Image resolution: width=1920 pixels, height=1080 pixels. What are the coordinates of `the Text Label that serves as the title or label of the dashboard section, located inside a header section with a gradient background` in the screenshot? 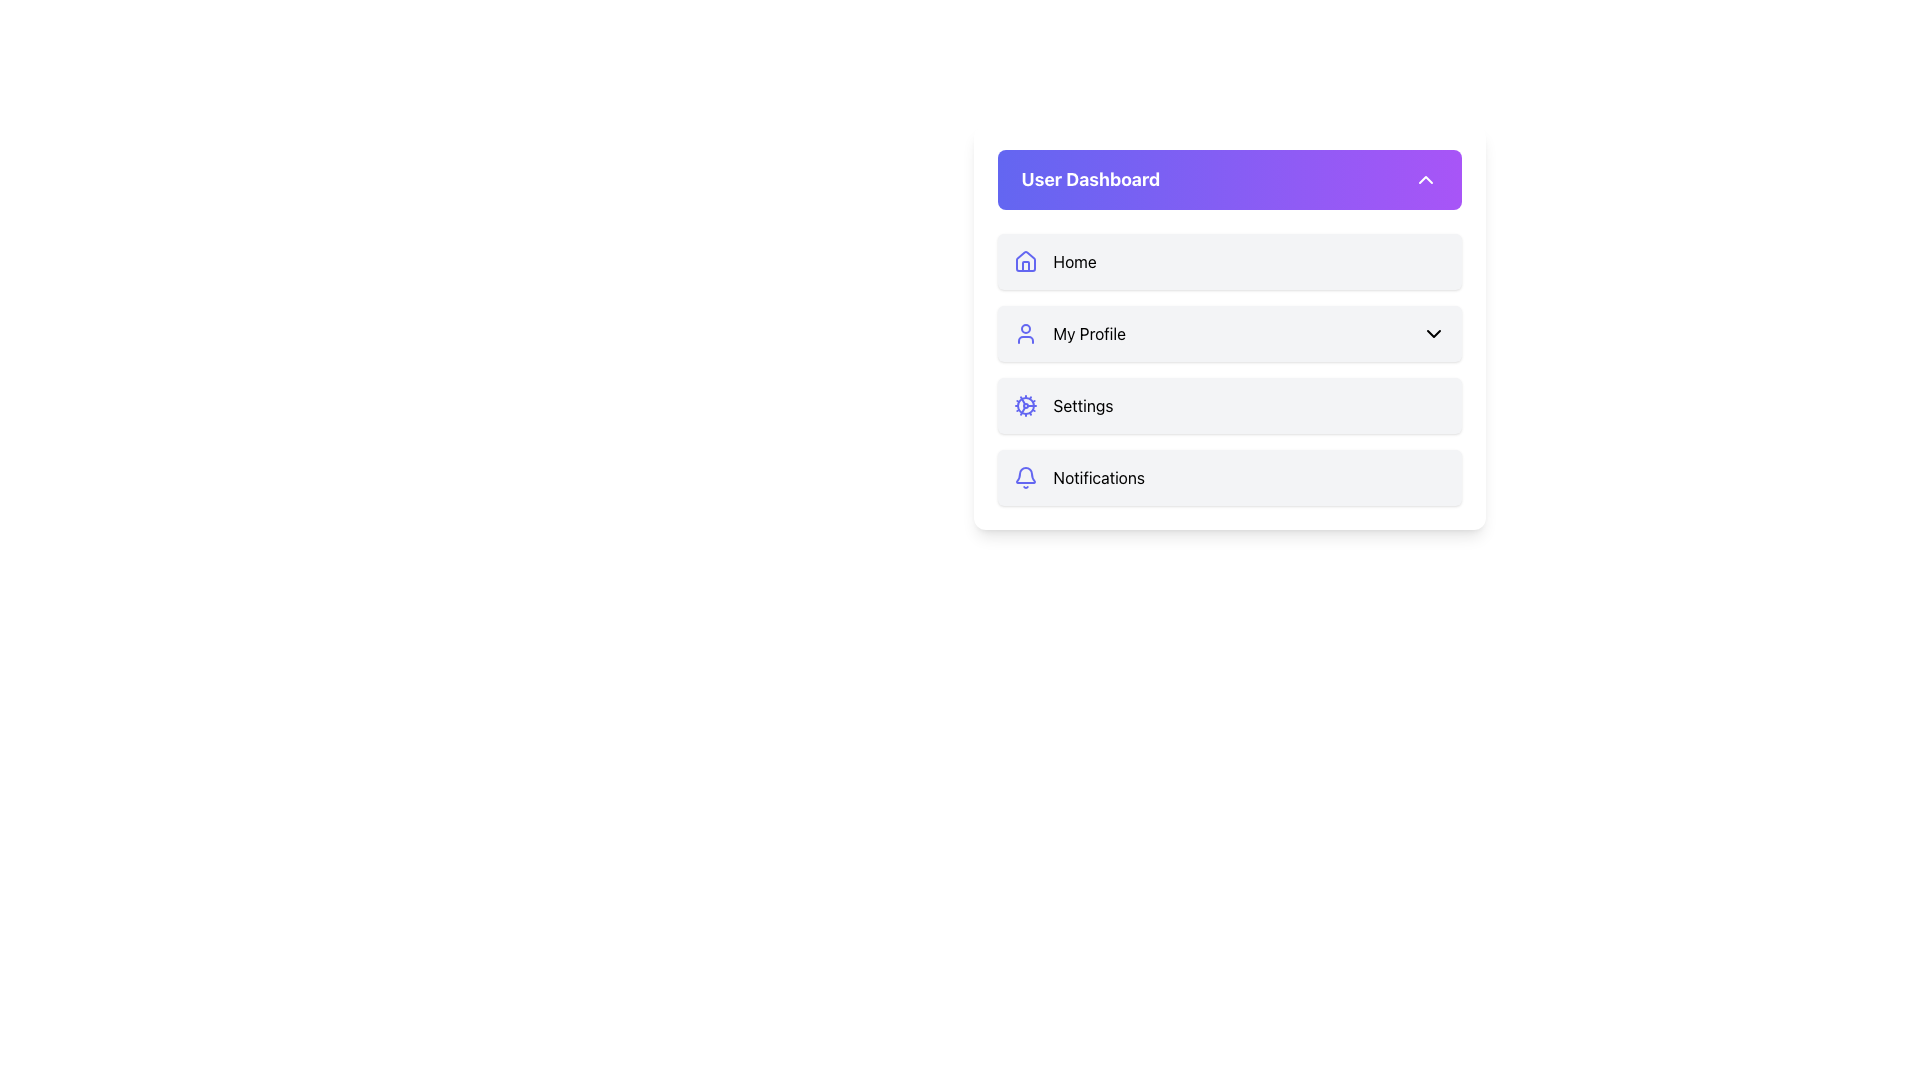 It's located at (1089, 180).